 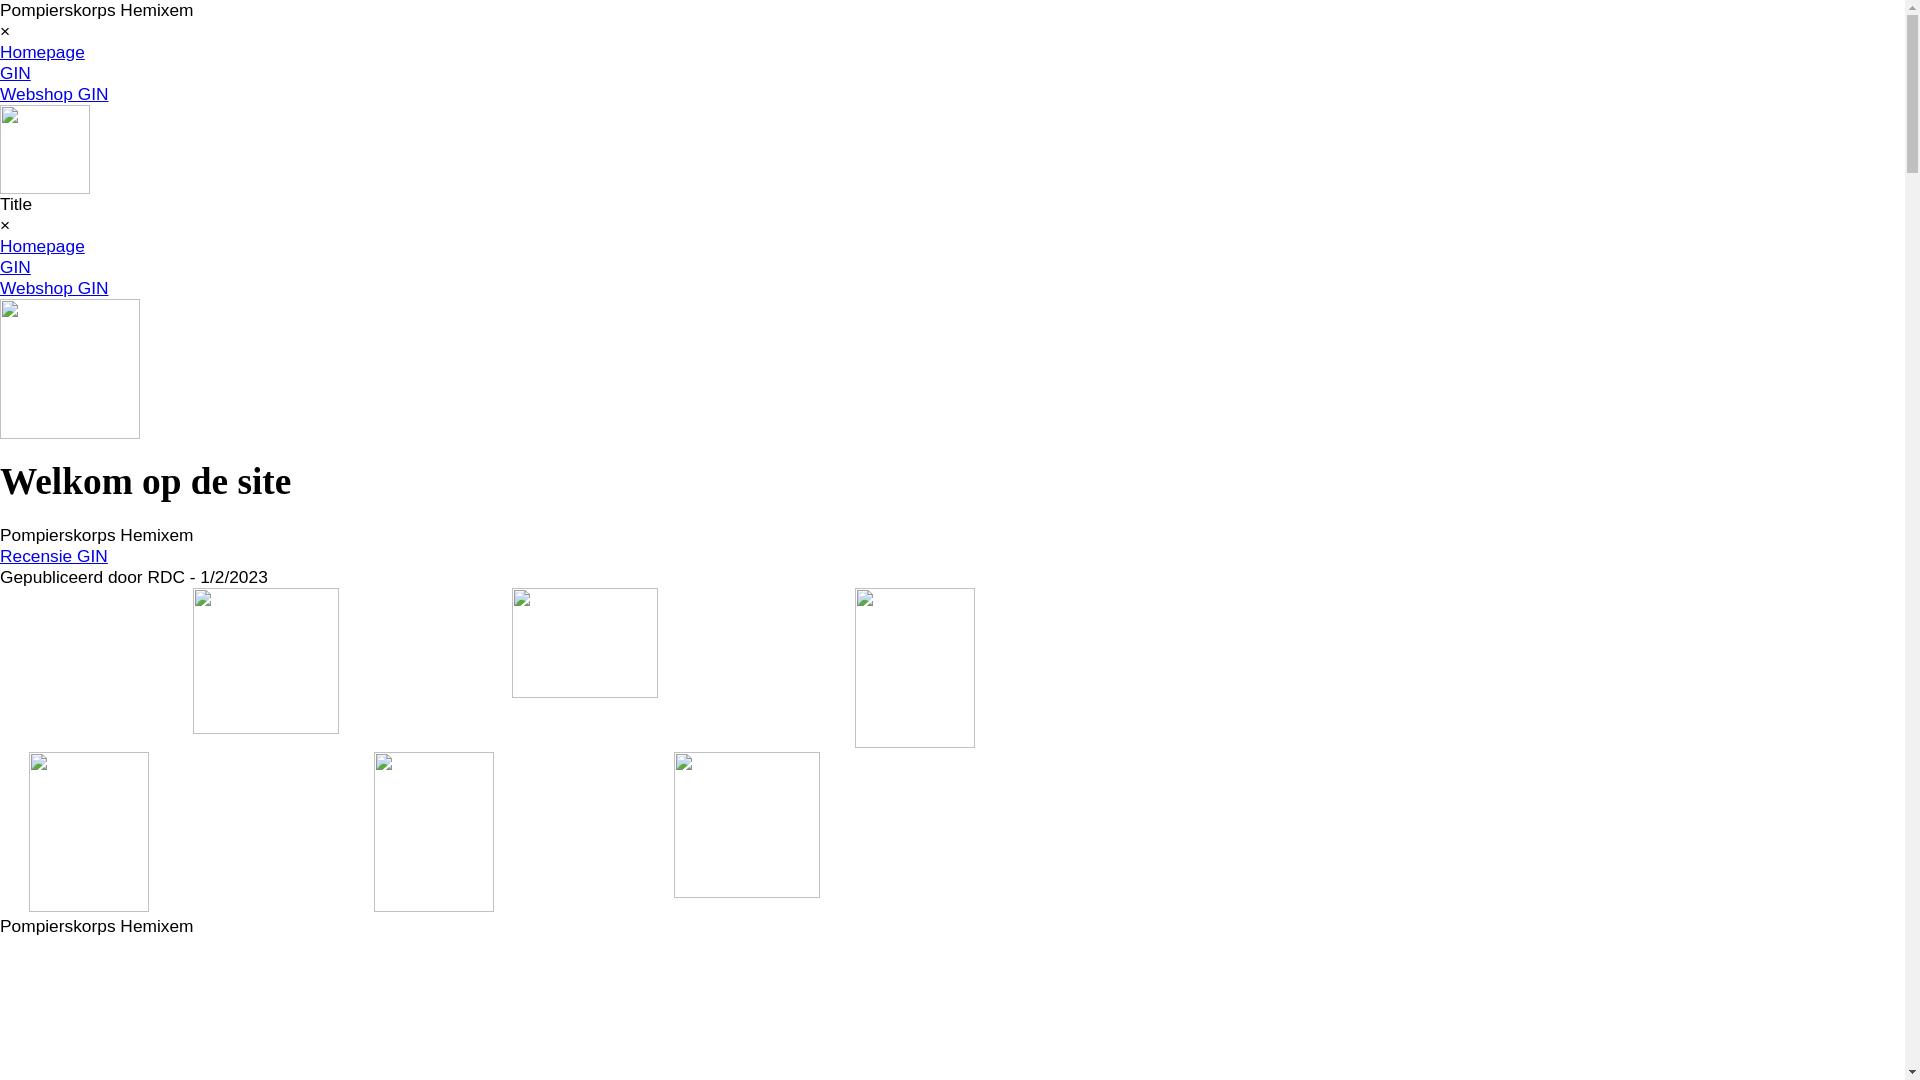 What do you see at coordinates (42, 245) in the screenshot?
I see `'Homepage'` at bounding box center [42, 245].